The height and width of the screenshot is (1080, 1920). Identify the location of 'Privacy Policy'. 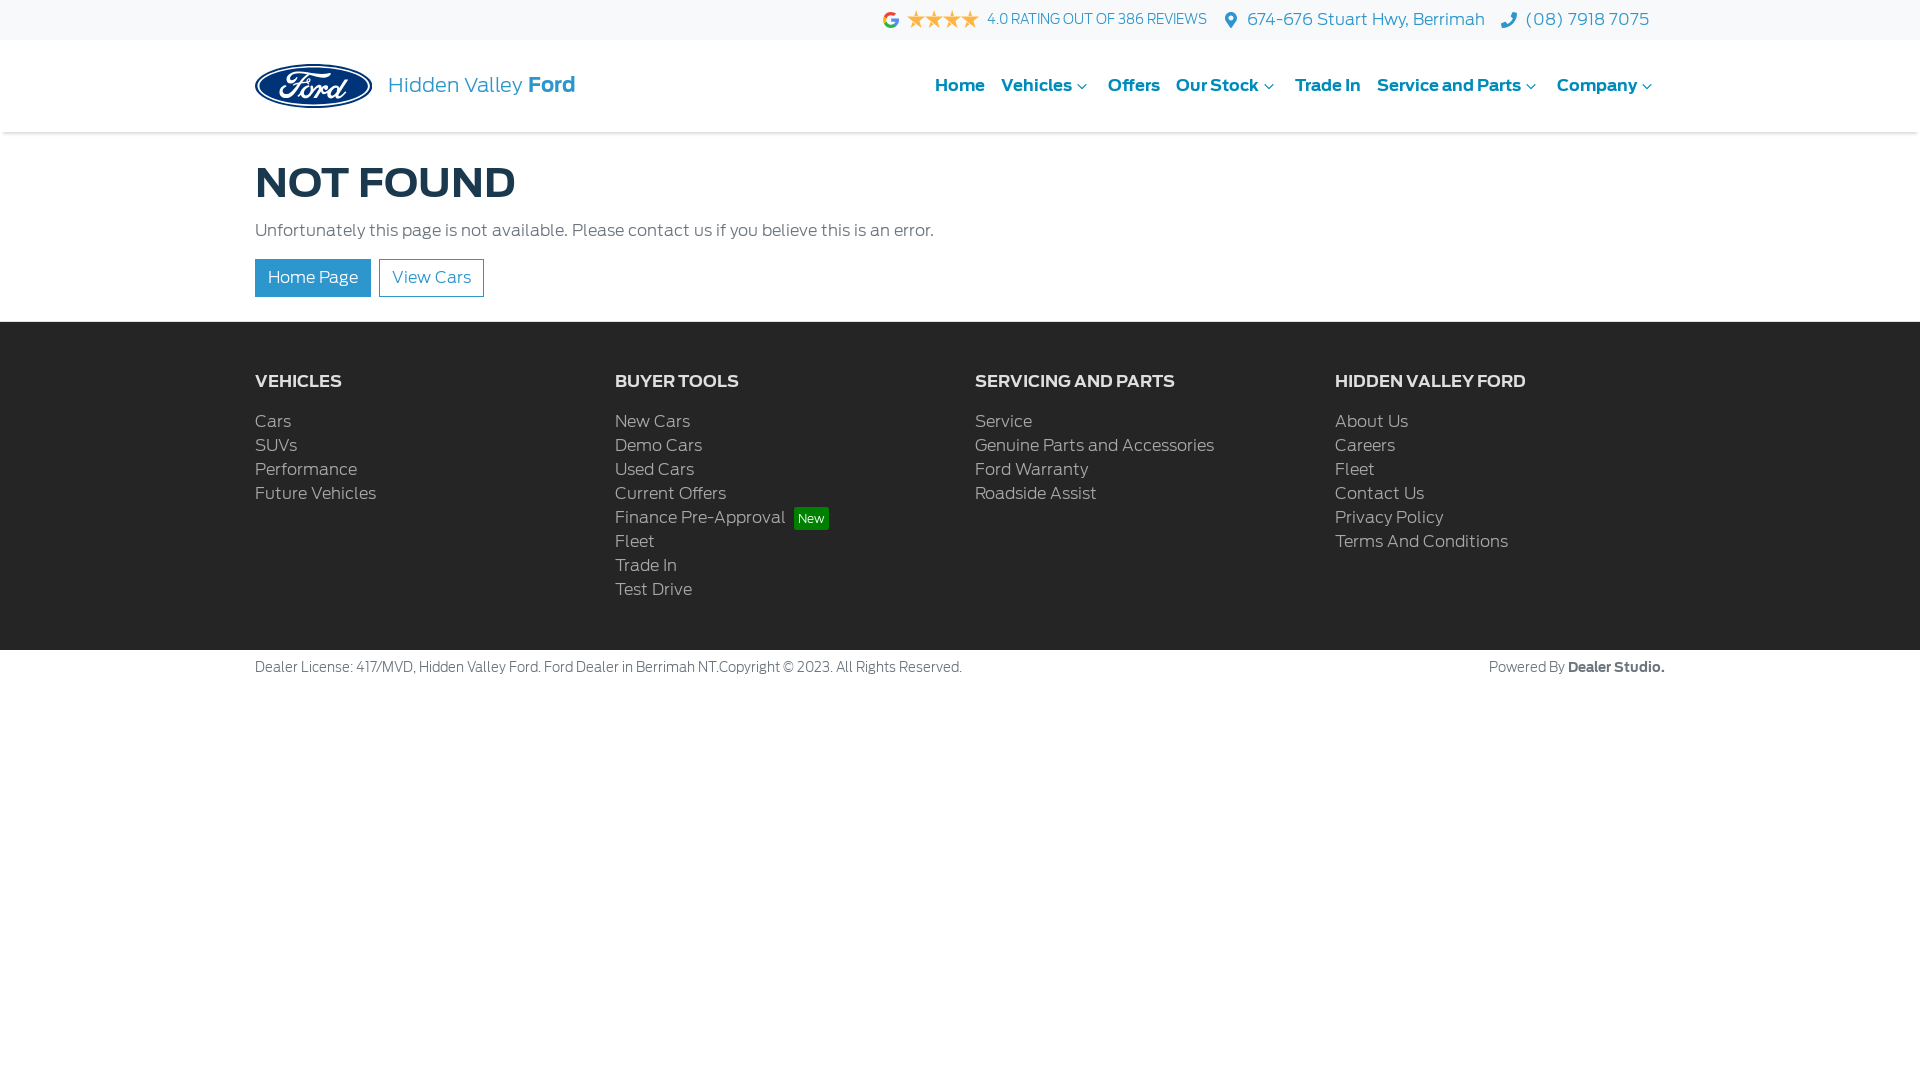
(1387, 516).